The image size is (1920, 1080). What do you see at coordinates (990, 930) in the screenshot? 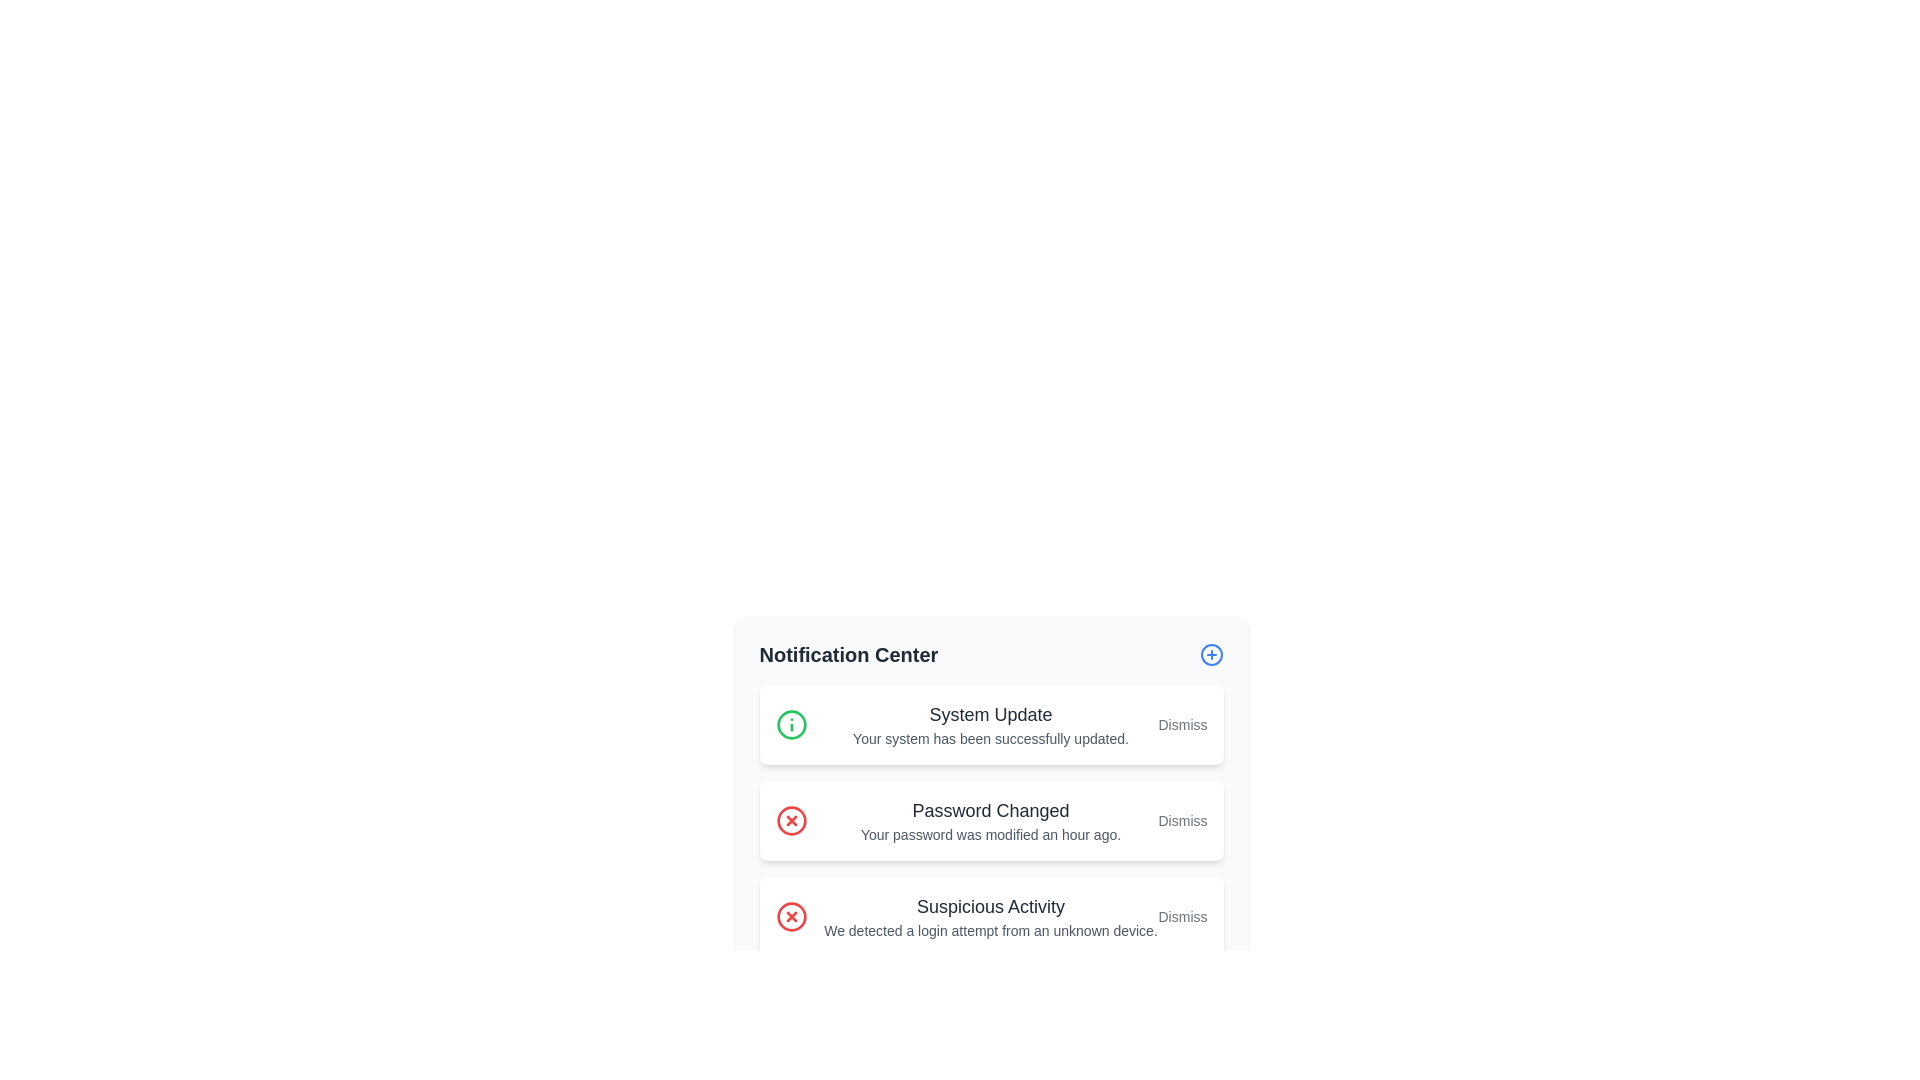
I see `static text element that provides details about an attempted login from an unrecognized device, located below the title 'Suspicious Activity' in the notification card` at bounding box center [990, 930].